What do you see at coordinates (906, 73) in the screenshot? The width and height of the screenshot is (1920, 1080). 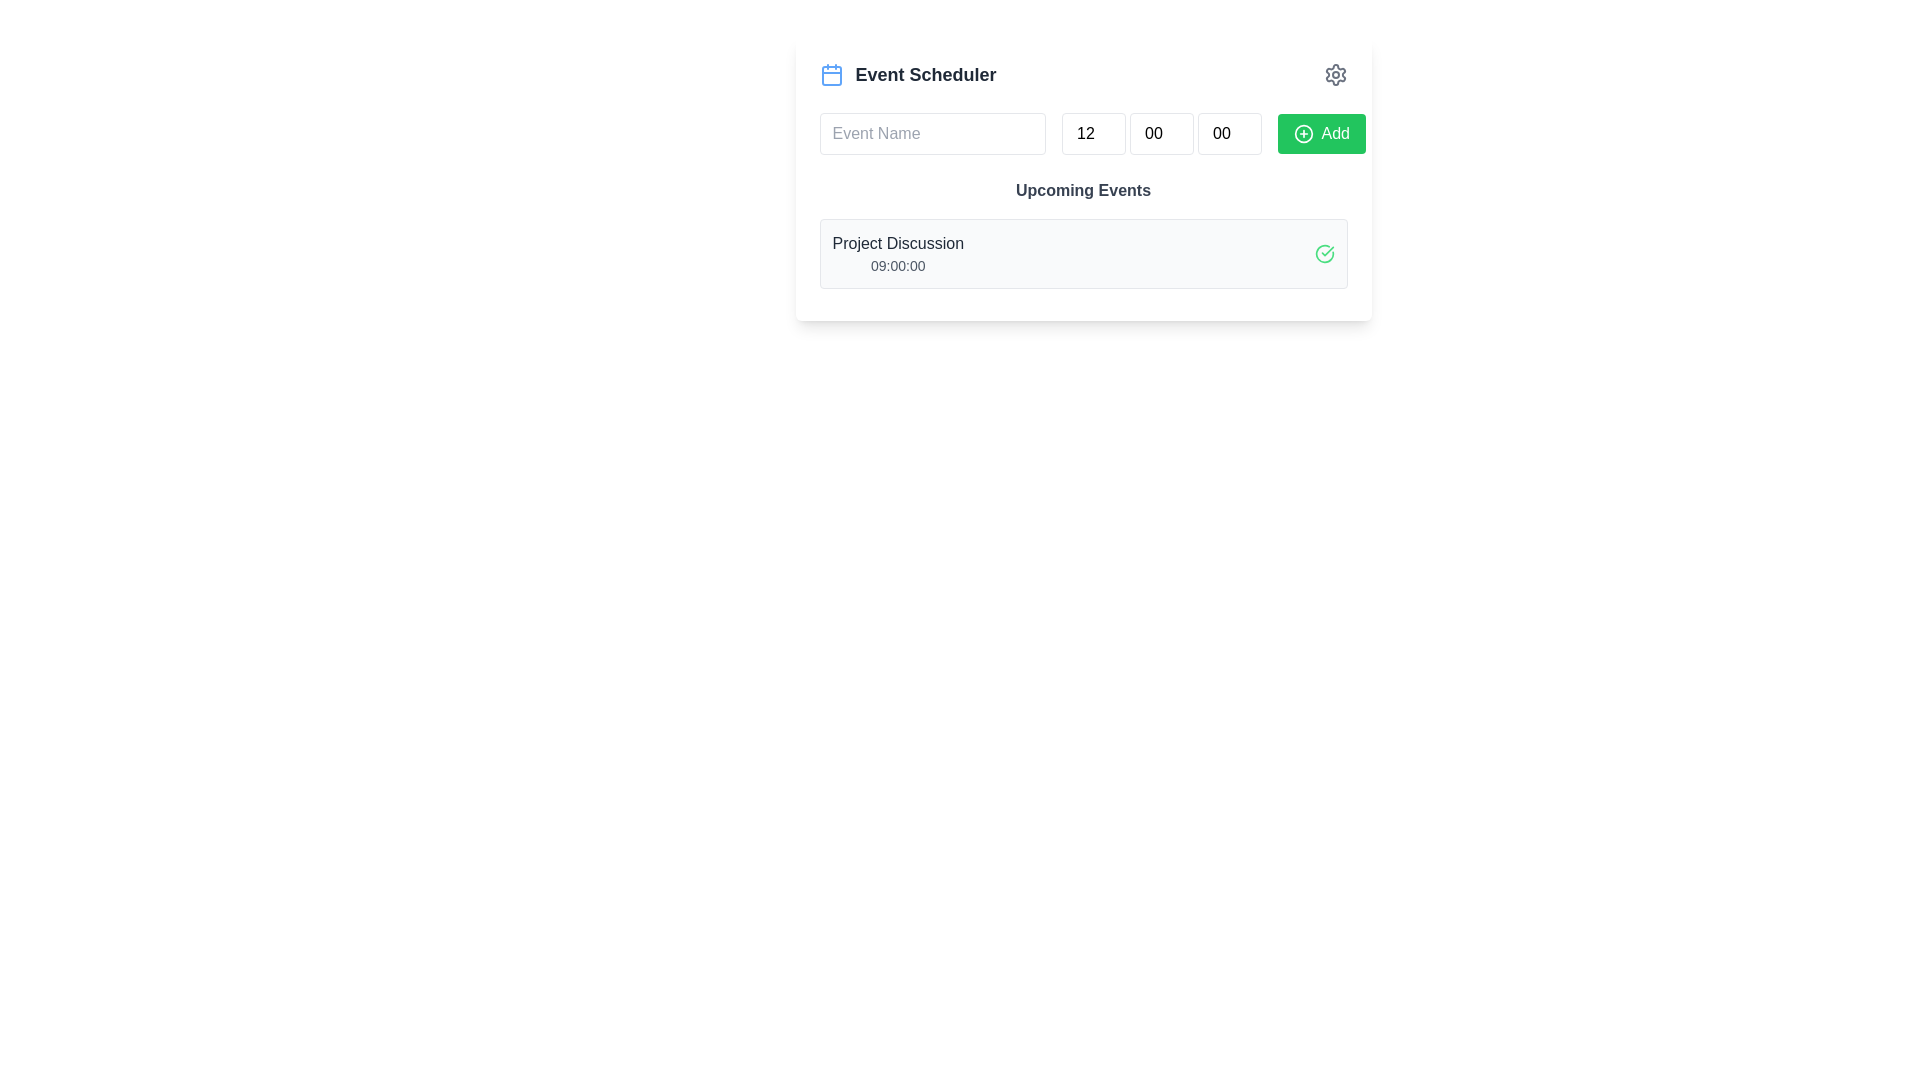 I see `the section heading element that includes a blue outlined calendar icon and the bold text 'Event Scheduler'` at bounding box center [906, 73].